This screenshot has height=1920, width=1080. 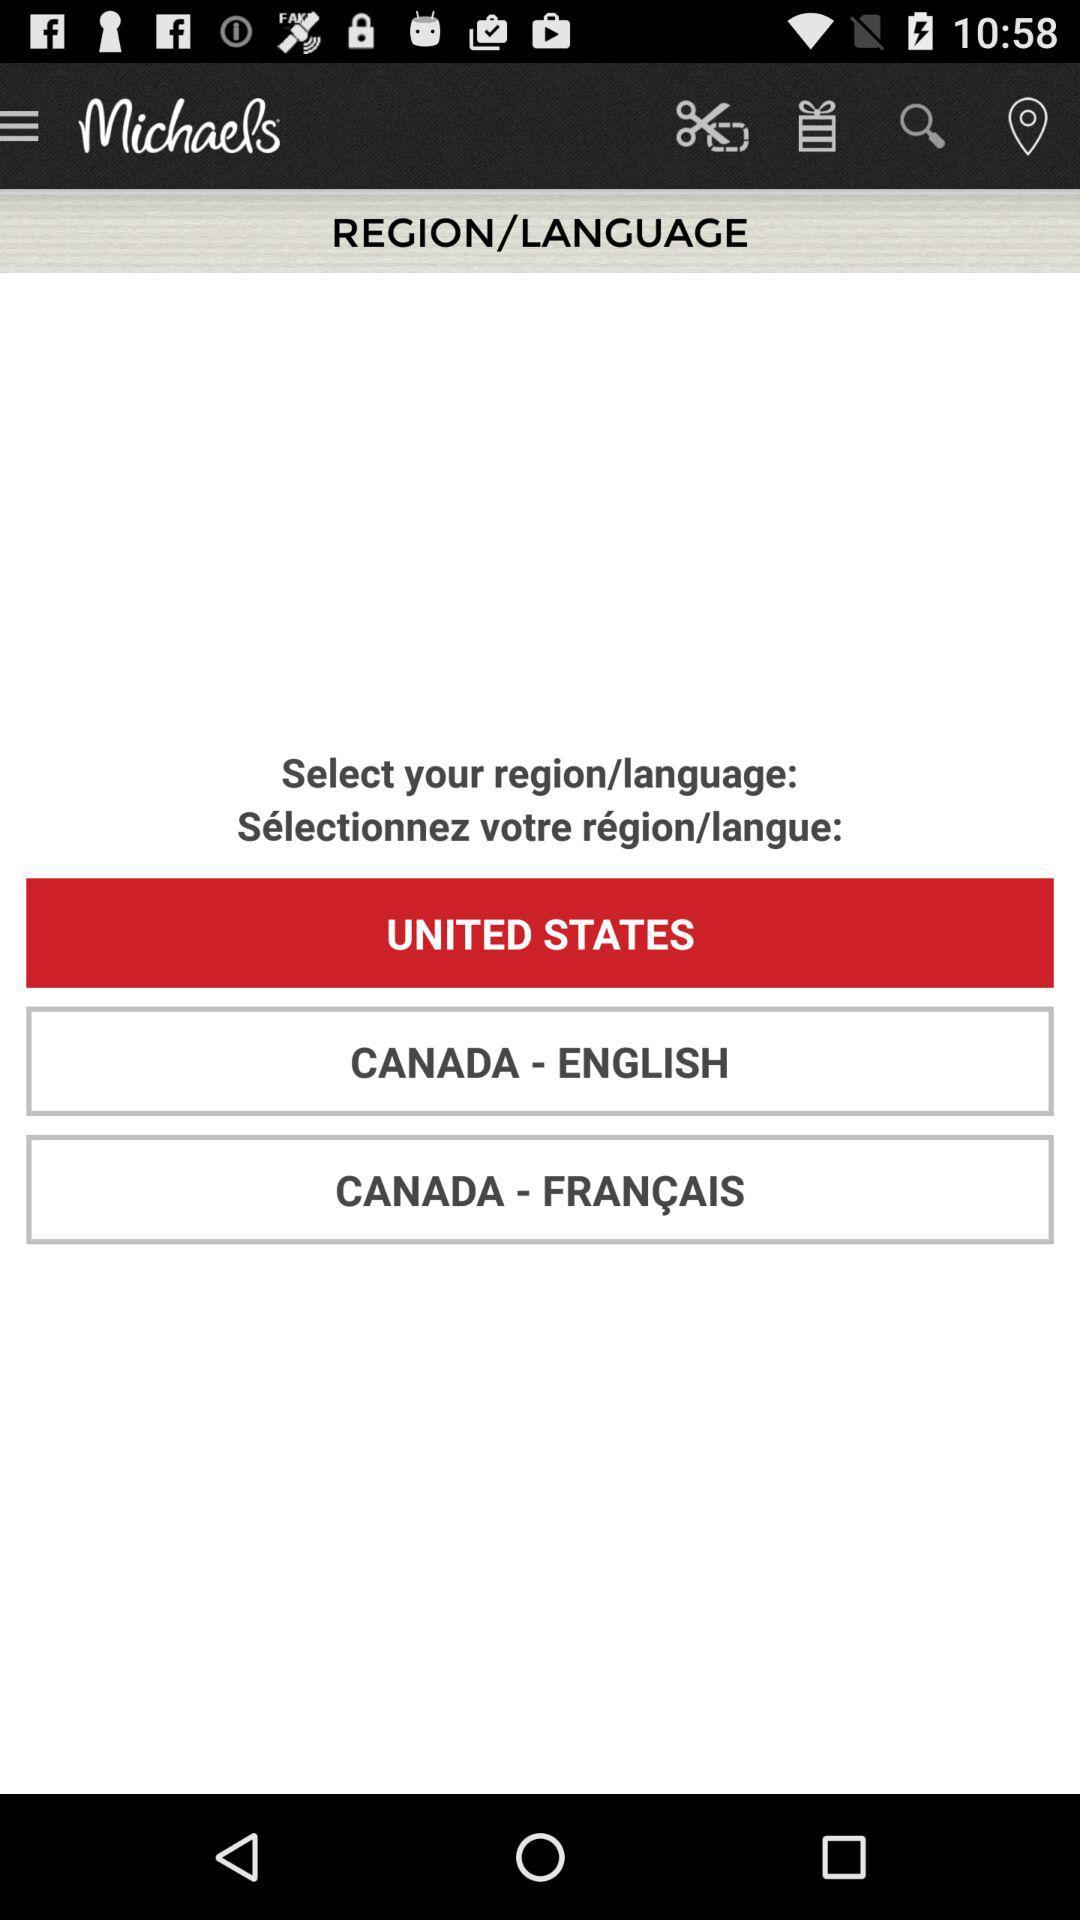 What do you see at coordinates (540, 1060) in the screenshot?
I see `the app below united states` at bounding box center [540, 1060].